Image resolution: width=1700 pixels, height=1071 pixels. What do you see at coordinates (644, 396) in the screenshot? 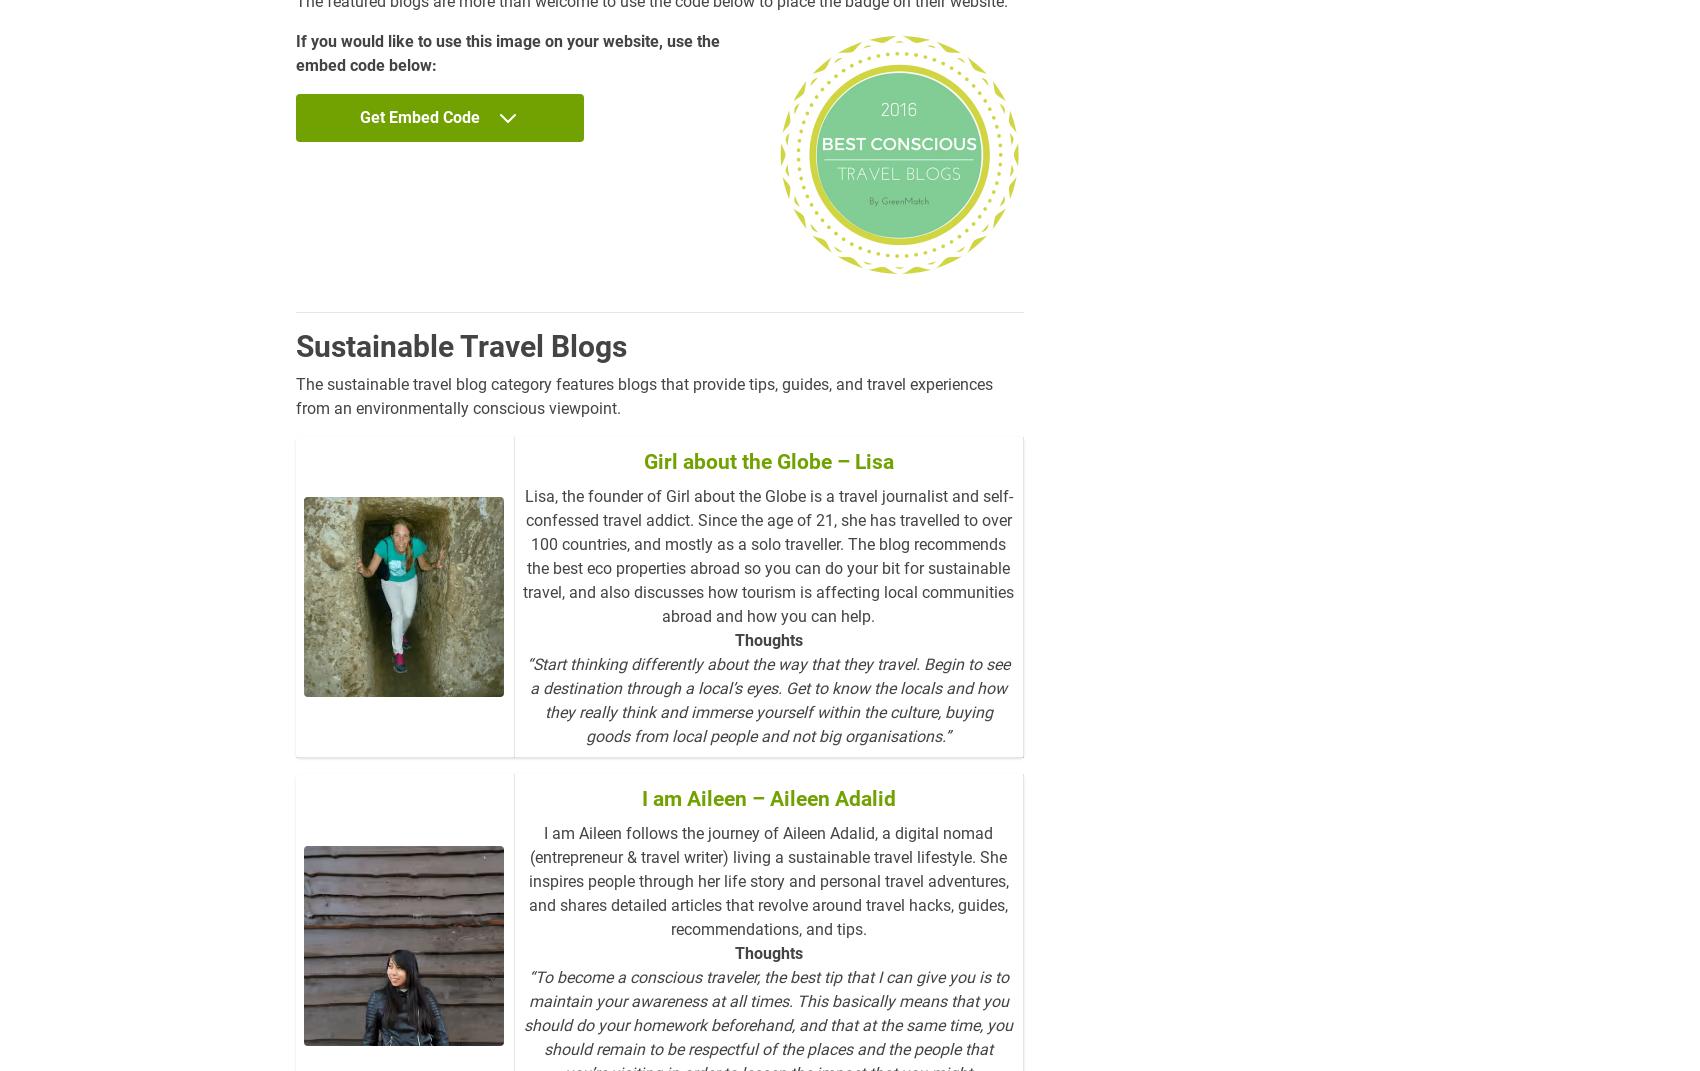
I see `'The sustainable travel blog category features blogs that provide tips, guides, and travel experiences from an environmentally conscious viewpoint.'` at bounding box center [644, 396].